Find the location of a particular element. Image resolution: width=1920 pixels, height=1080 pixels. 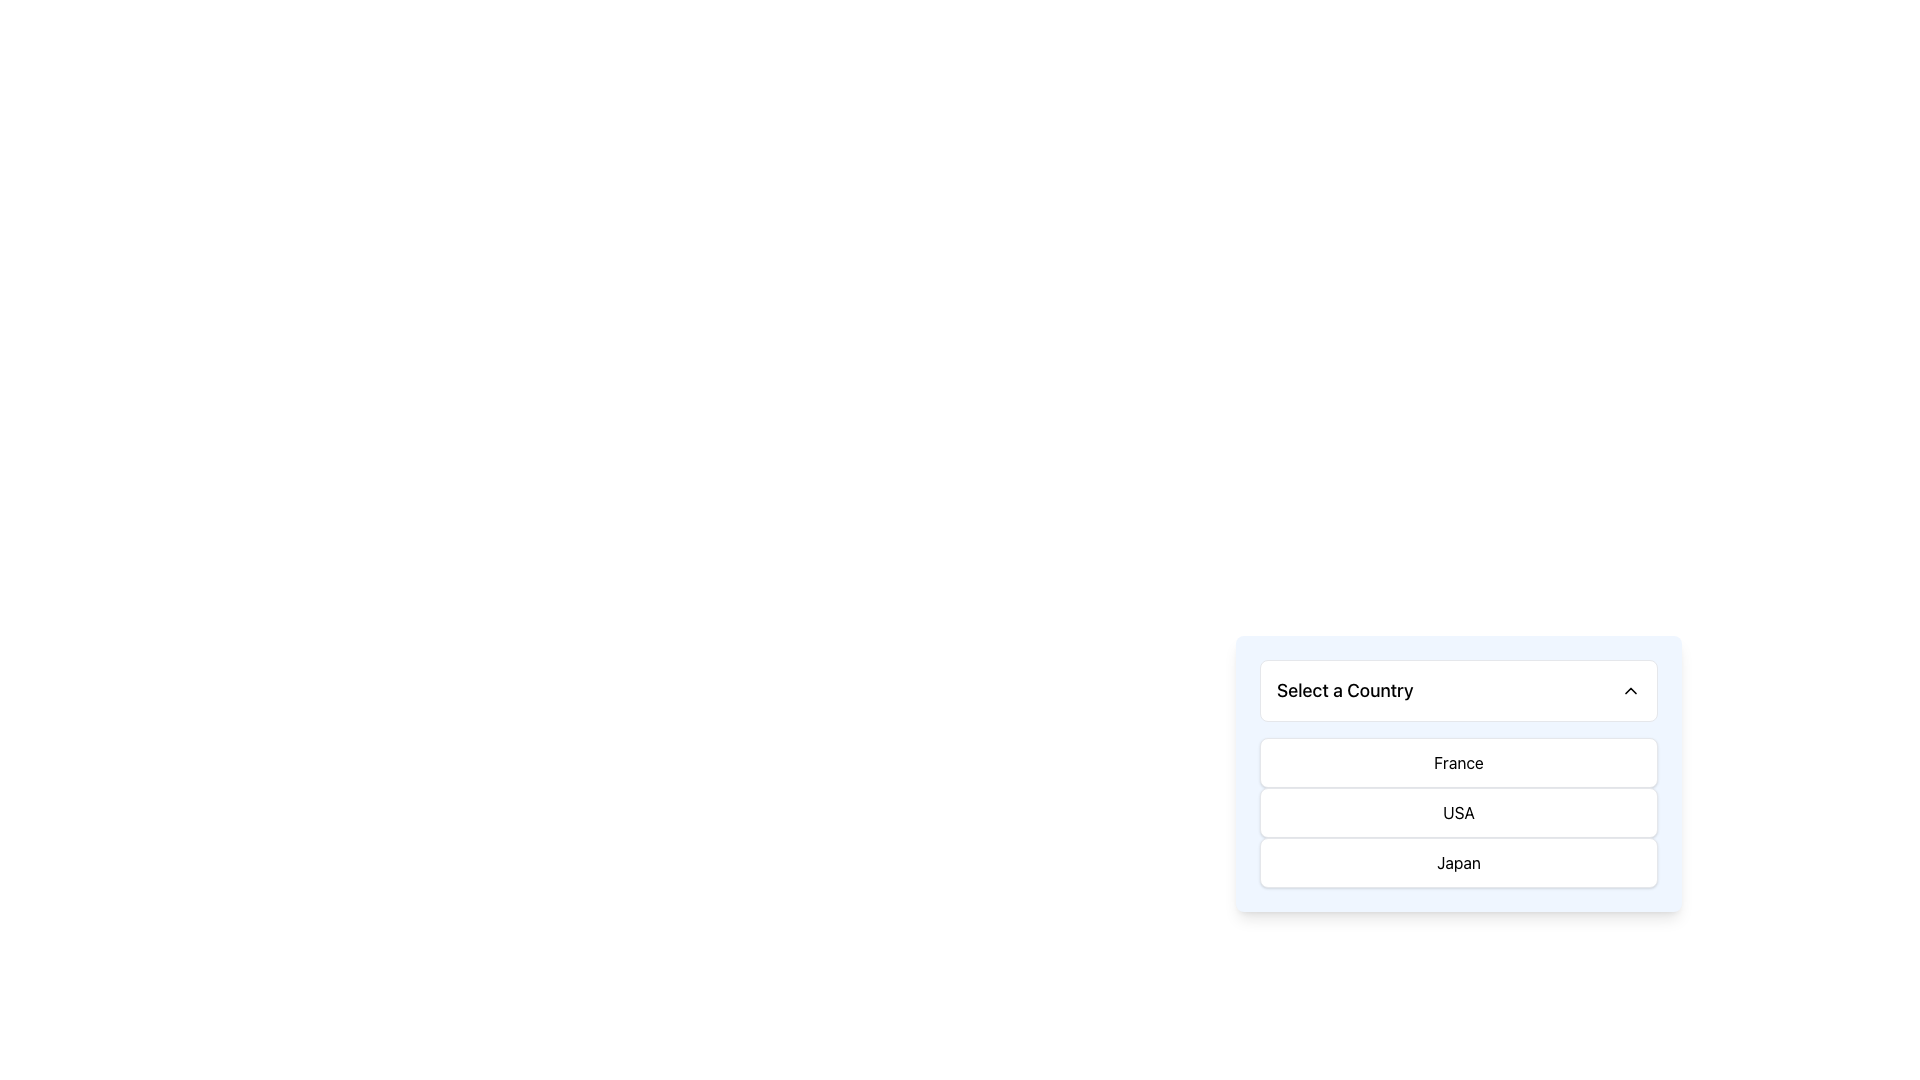

the button labeled 'France', which is a rectangular button with rounded corners located directly beneath the 'Select a Country' dropdown is located at coordinates (1459, 773).